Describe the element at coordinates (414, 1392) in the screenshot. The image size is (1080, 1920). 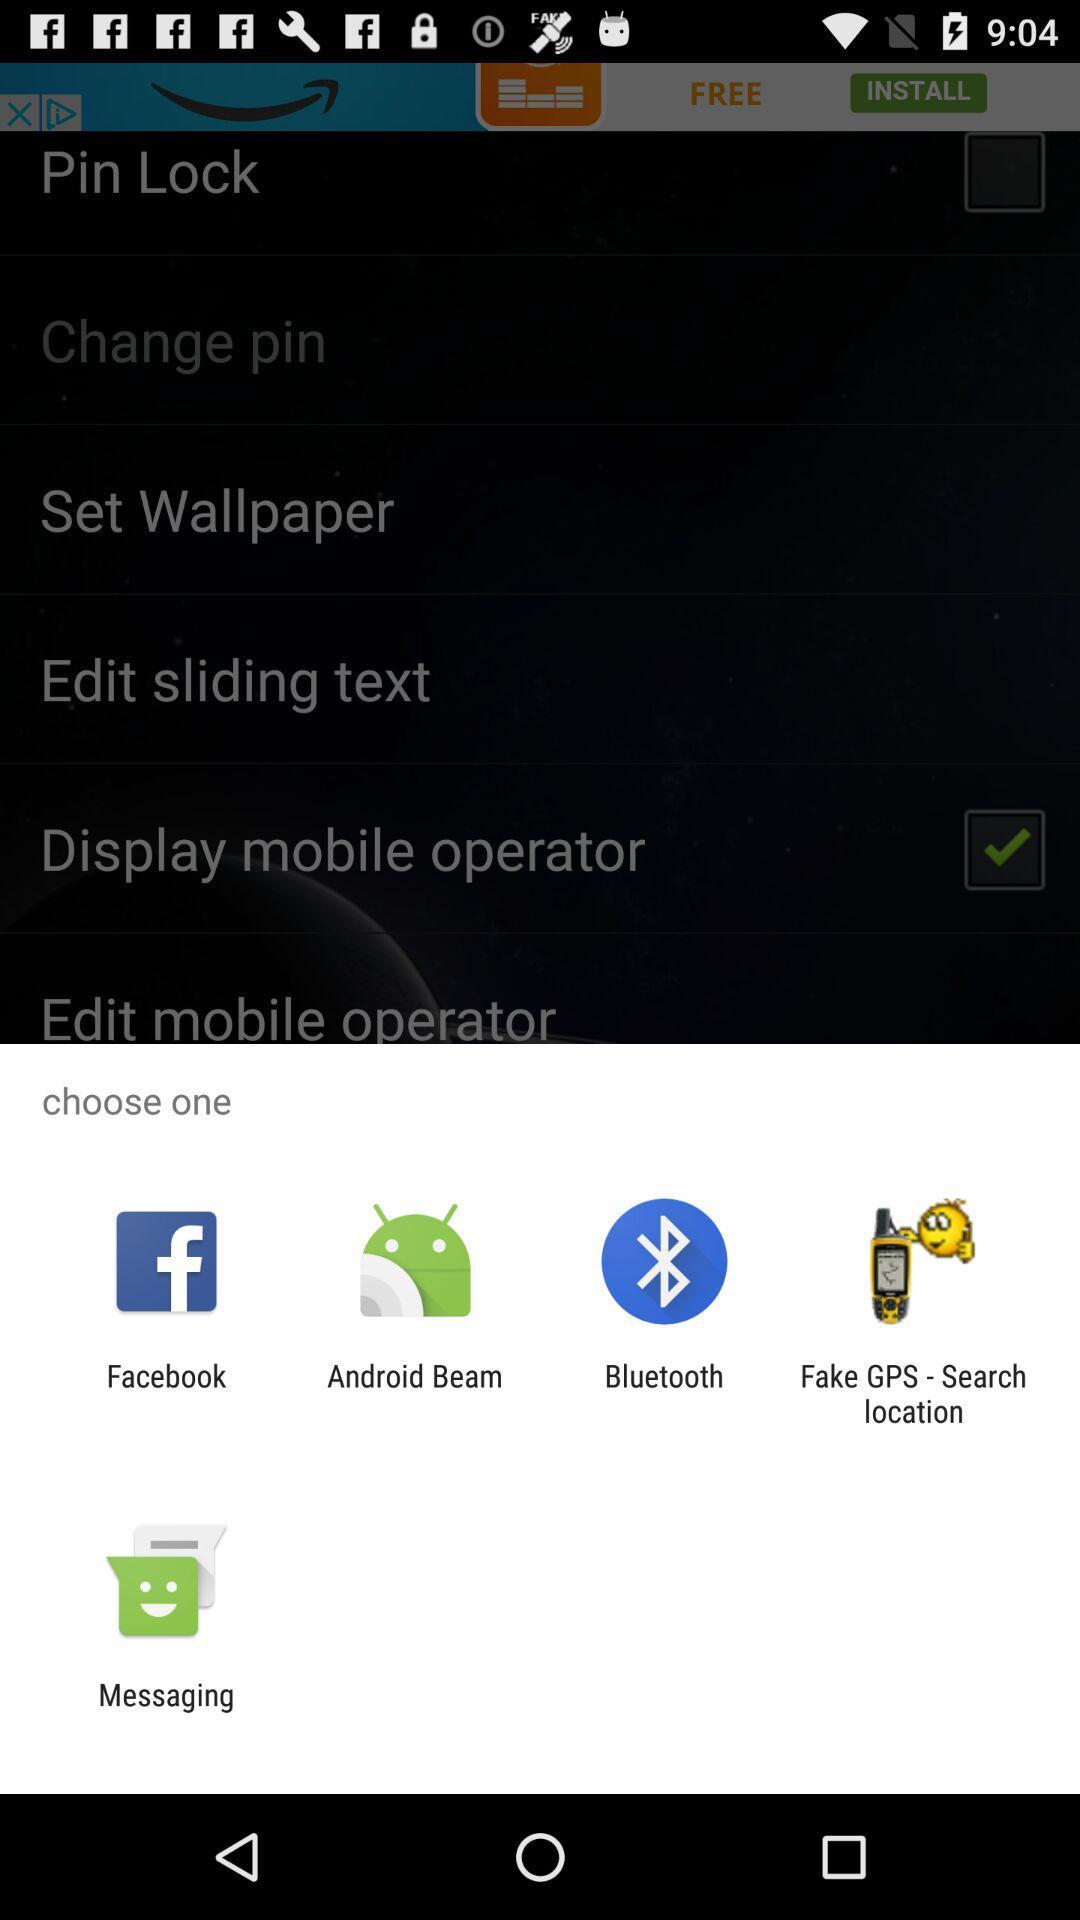
I see `the icon next to facebook` at that location.